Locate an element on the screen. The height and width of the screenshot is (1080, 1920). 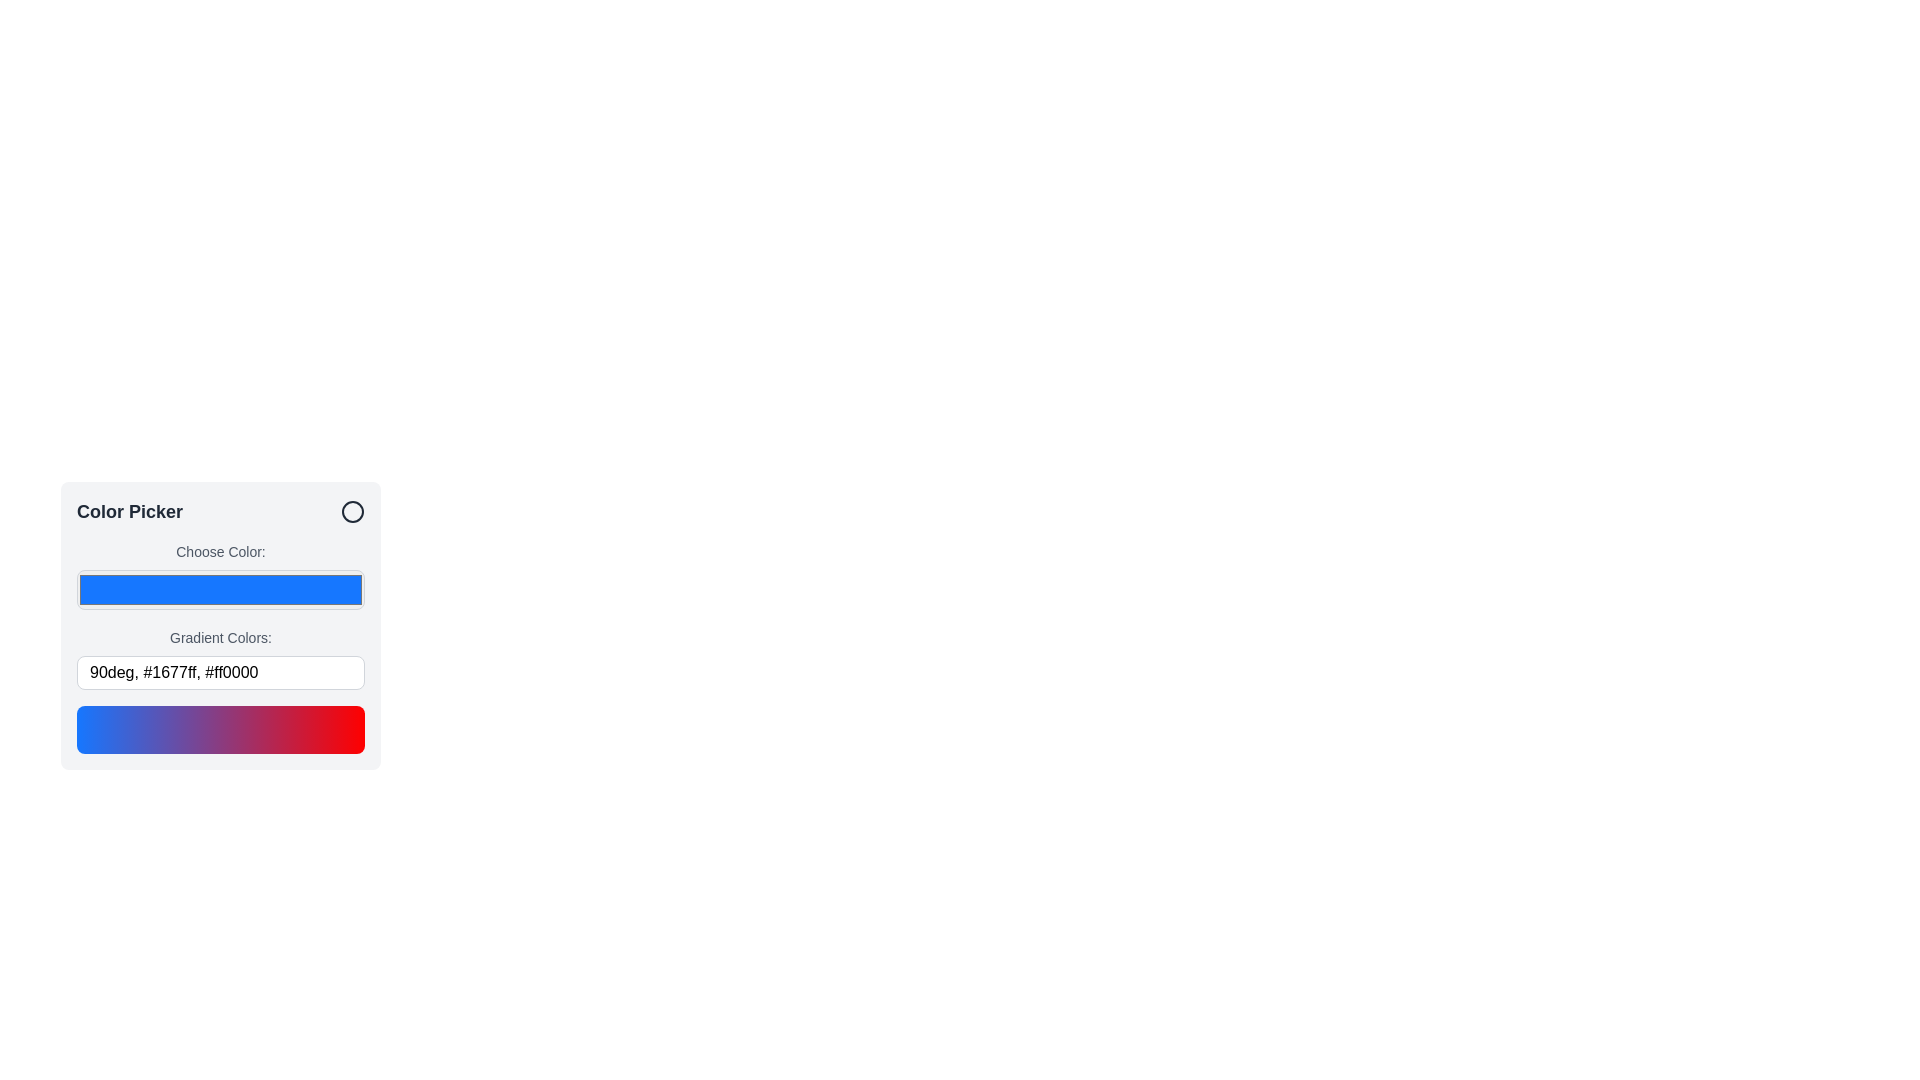
the static text element that reads 'Gradient Colors:' which is styled in gray and located within the 'Color Picker' component, positioned below the 'Choose Color:' label is located at coordinates (220, 637).